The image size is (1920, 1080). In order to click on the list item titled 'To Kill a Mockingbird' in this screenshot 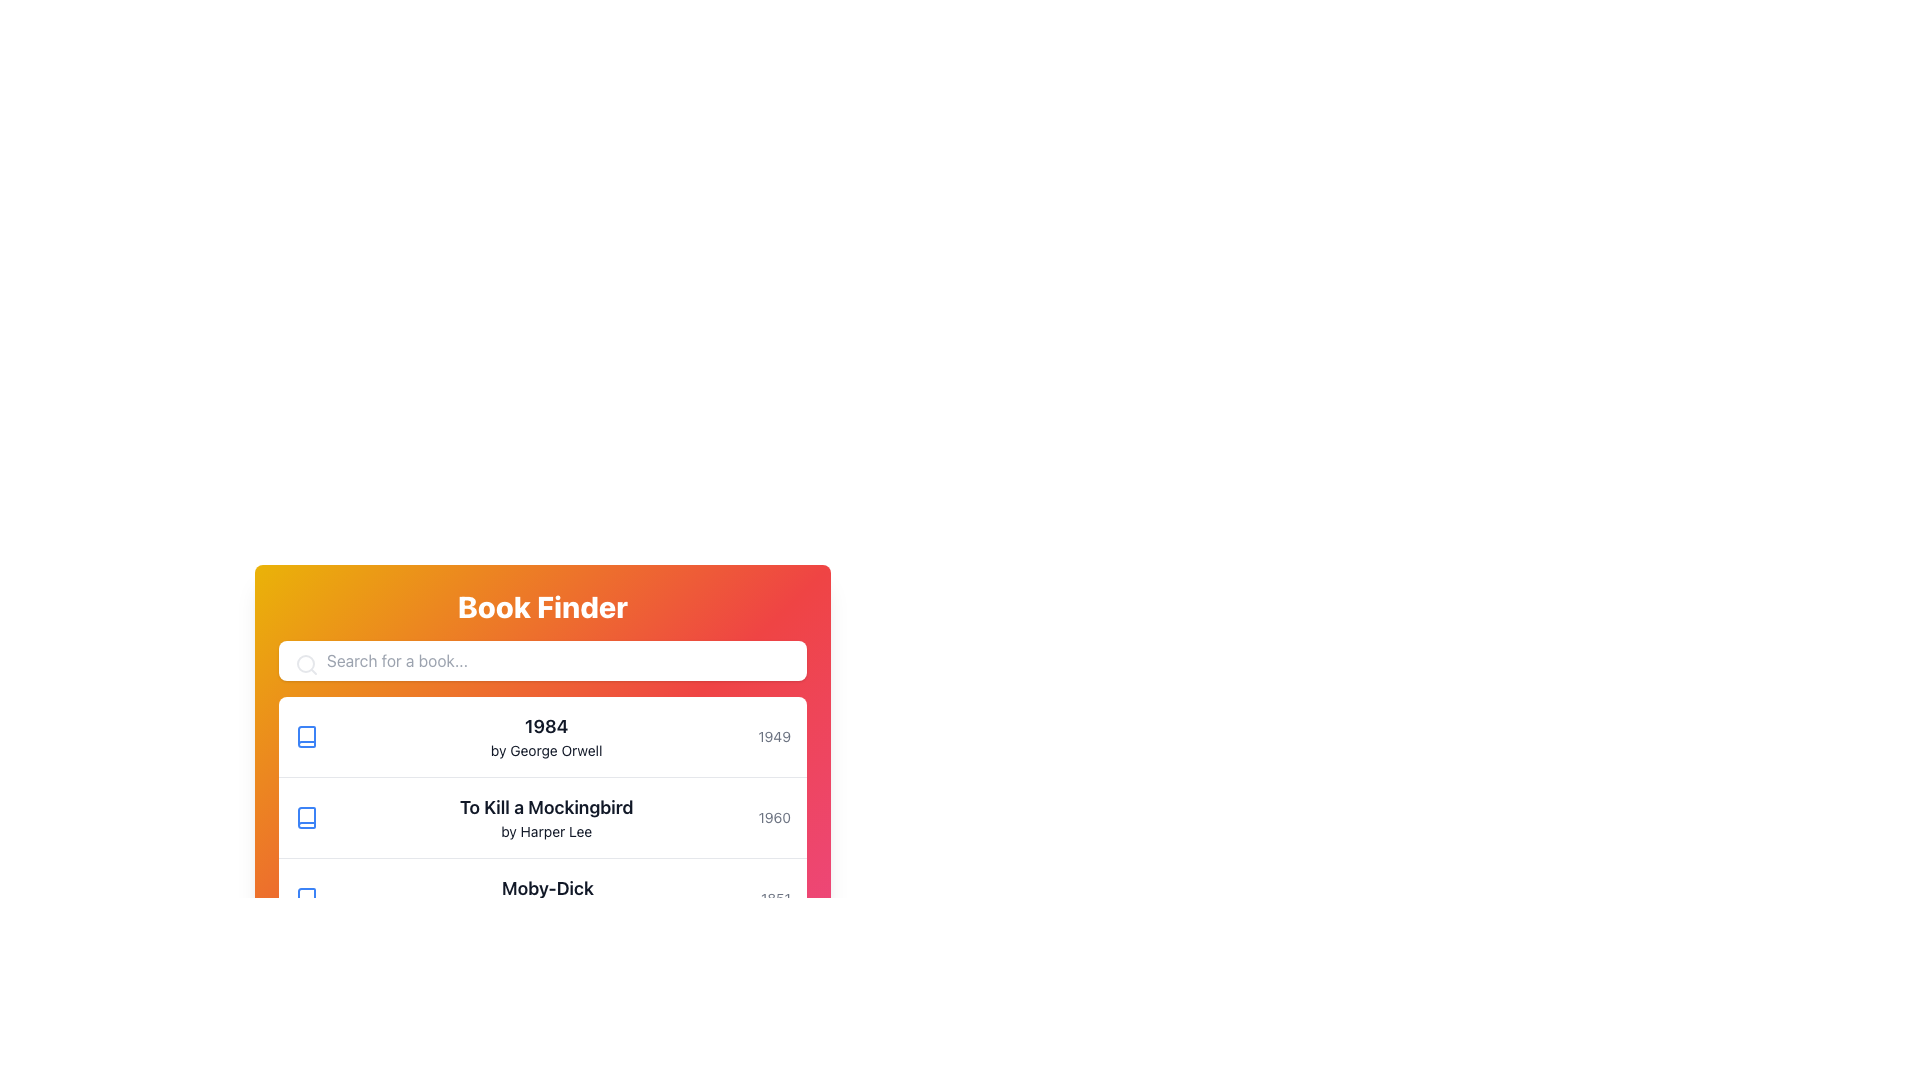, I will do `click(542, 818)`.